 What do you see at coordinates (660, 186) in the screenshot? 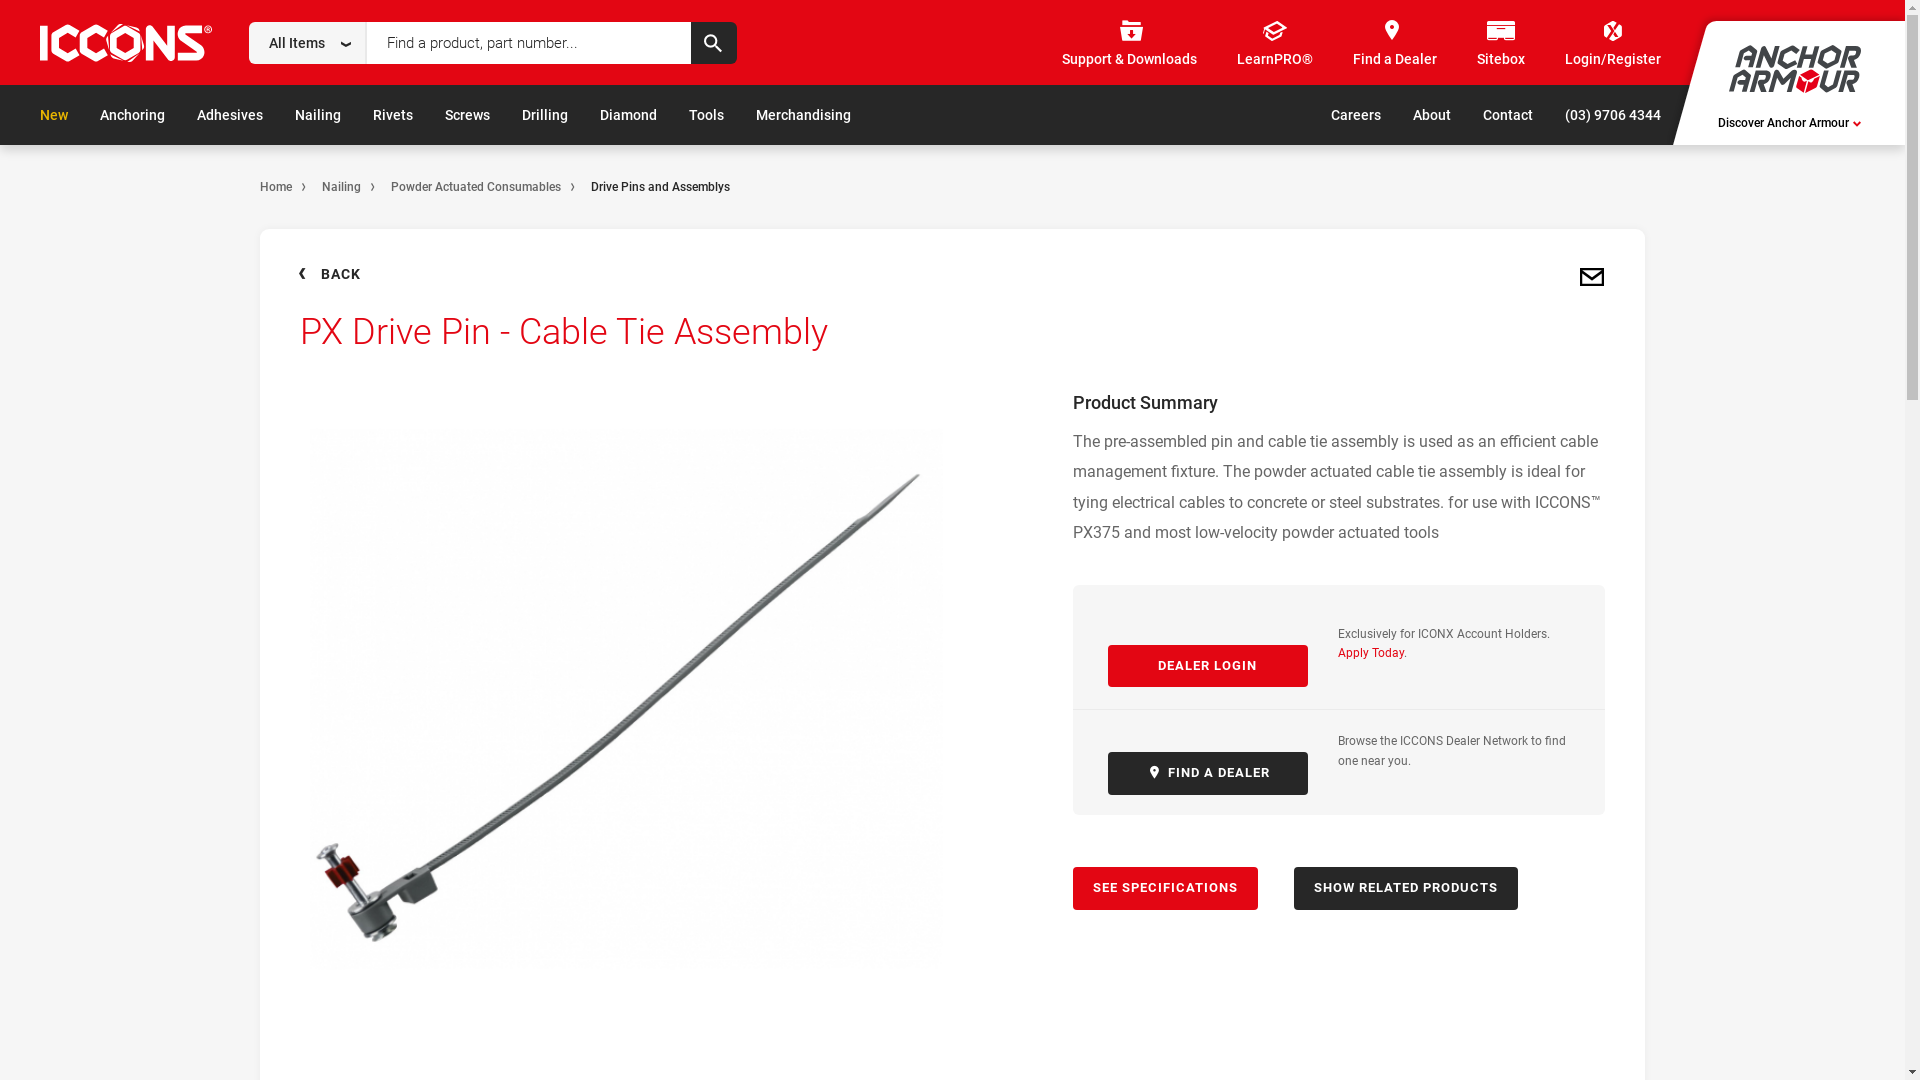
I see `'Drive Pins and Assemblys'` at bounding box center [660, 186].